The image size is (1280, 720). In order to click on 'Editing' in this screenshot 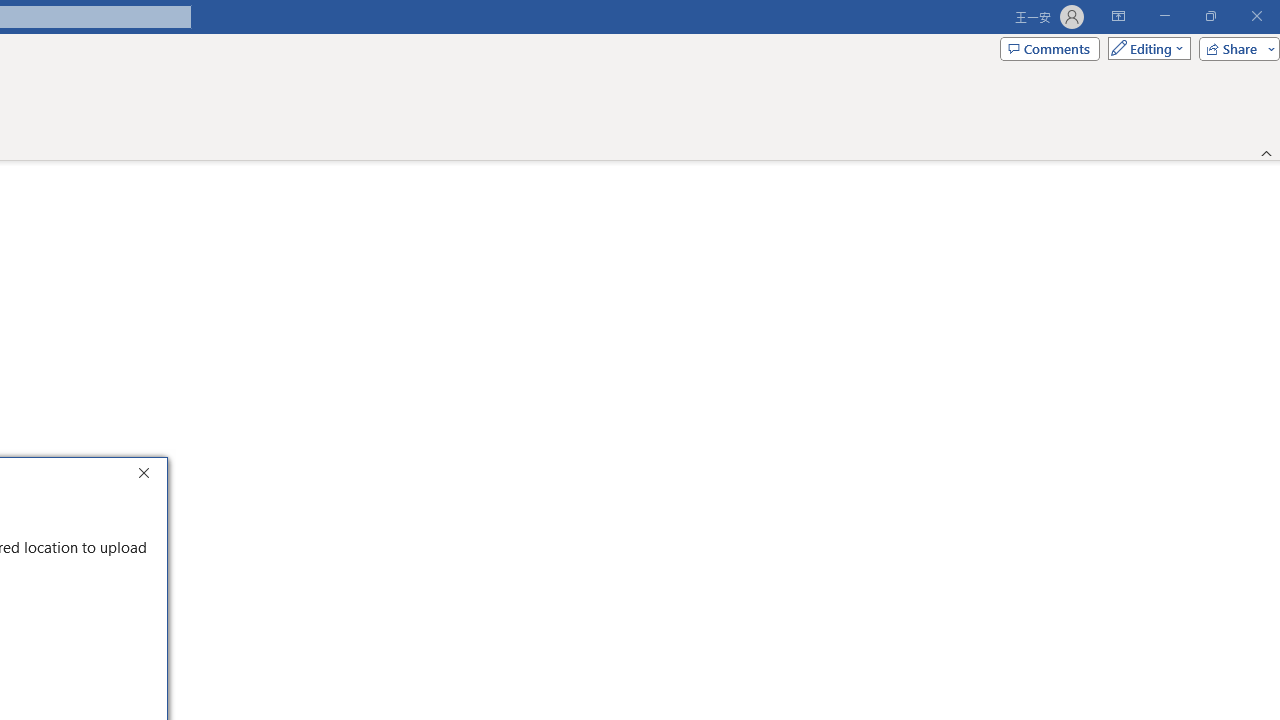, I will do `click(1144, 47)`.